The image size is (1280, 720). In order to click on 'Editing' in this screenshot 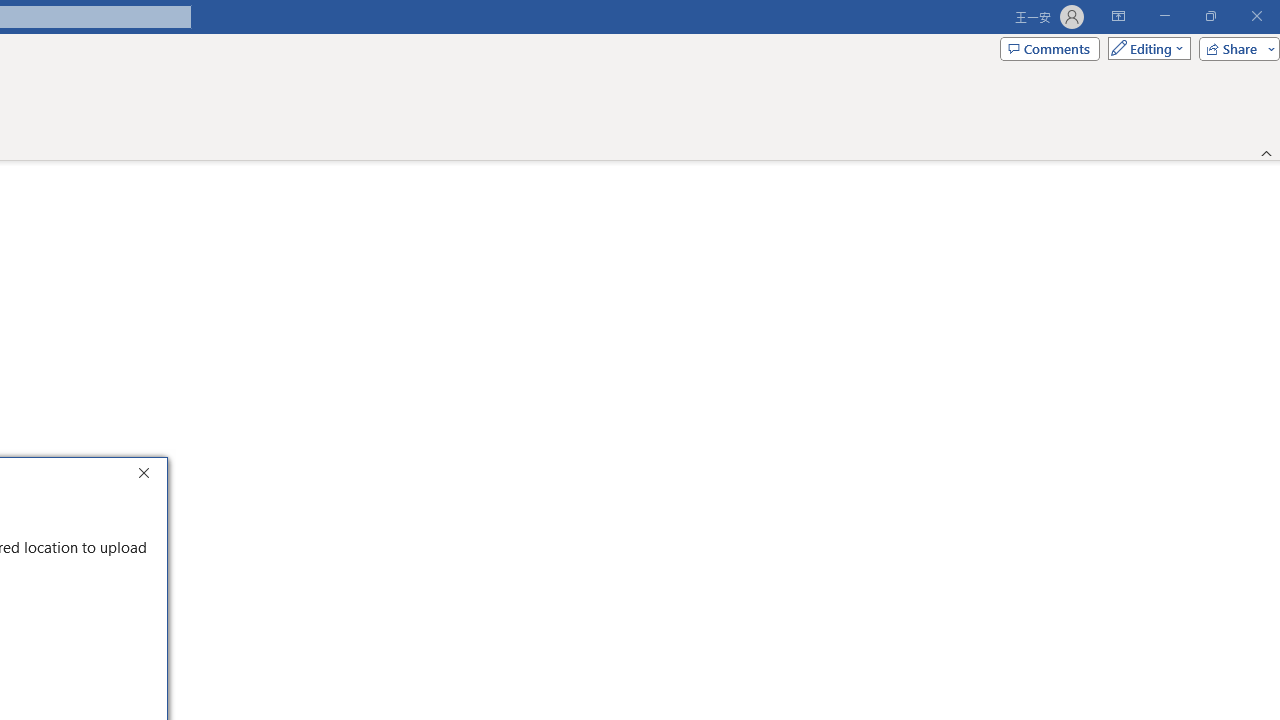, I will do `click(1144, 47)`.